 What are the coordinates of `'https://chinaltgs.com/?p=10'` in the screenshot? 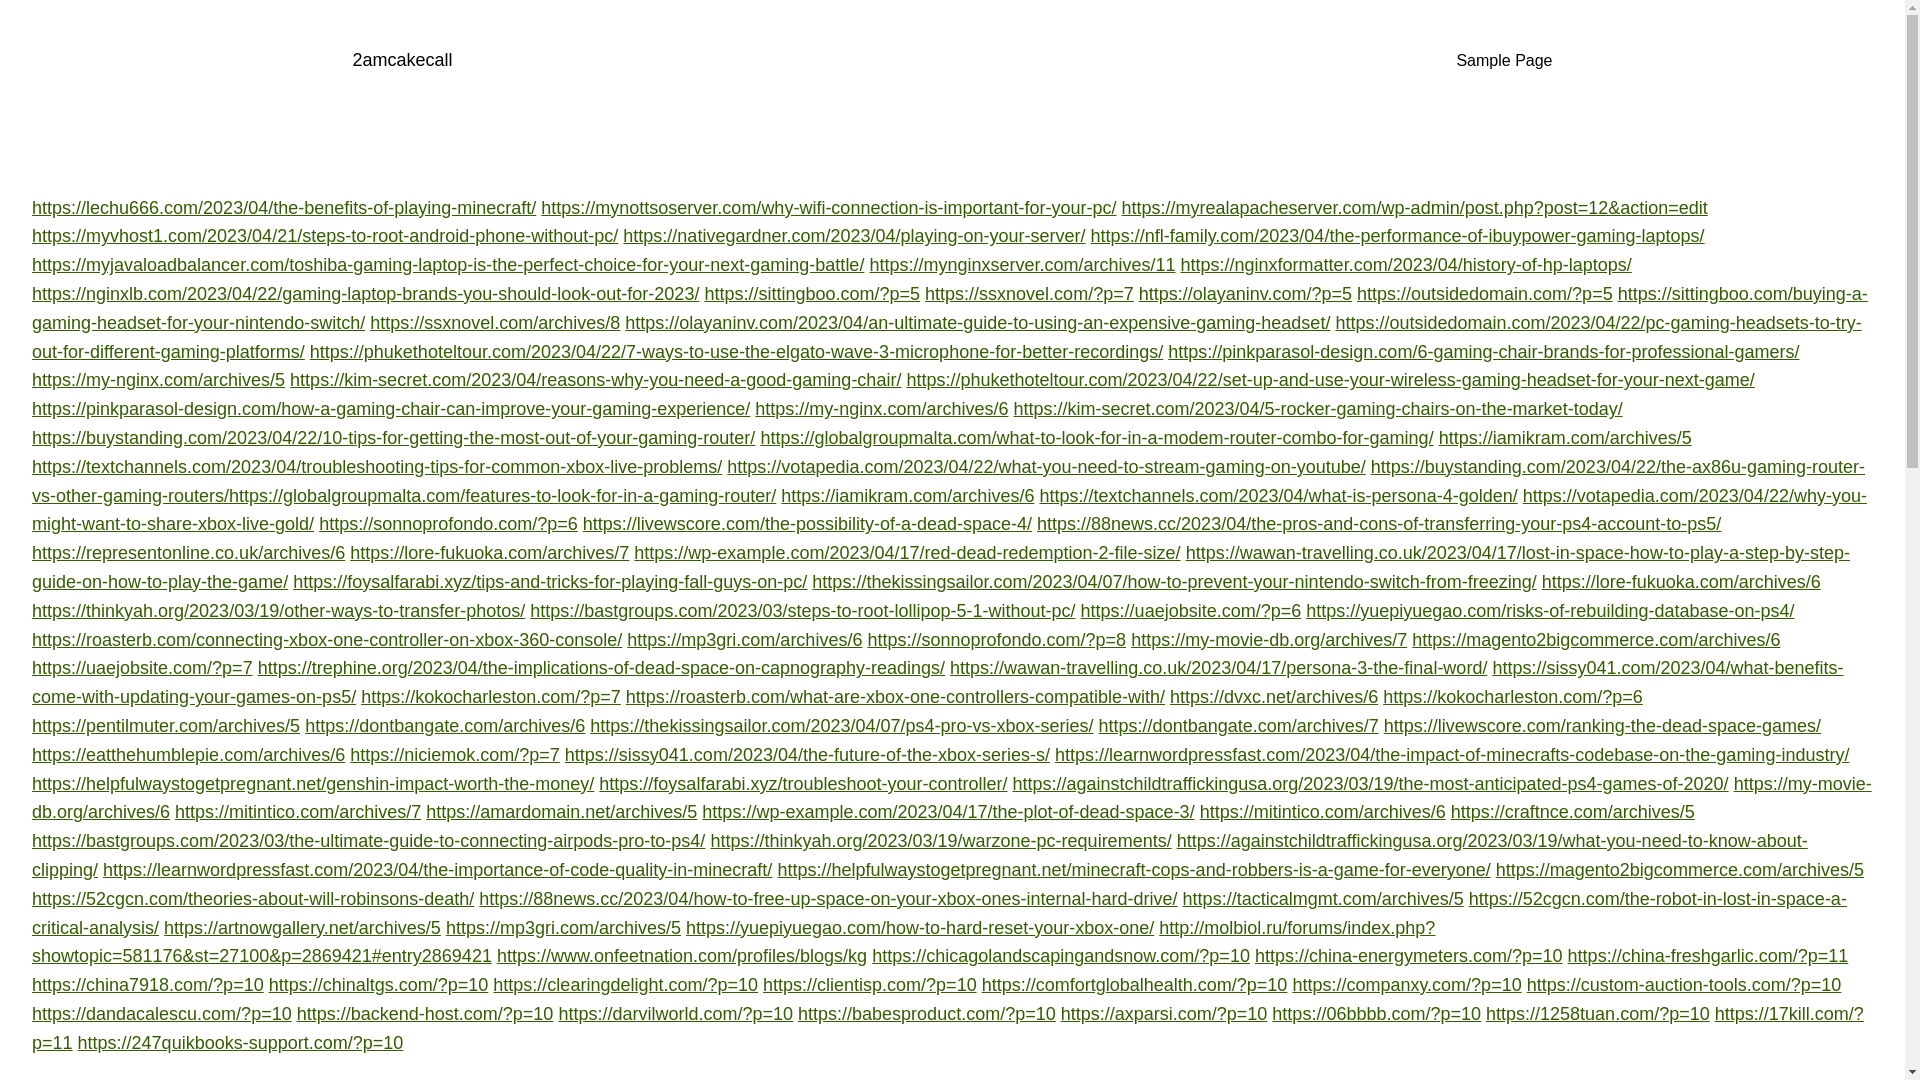 It's located at (379, 983).